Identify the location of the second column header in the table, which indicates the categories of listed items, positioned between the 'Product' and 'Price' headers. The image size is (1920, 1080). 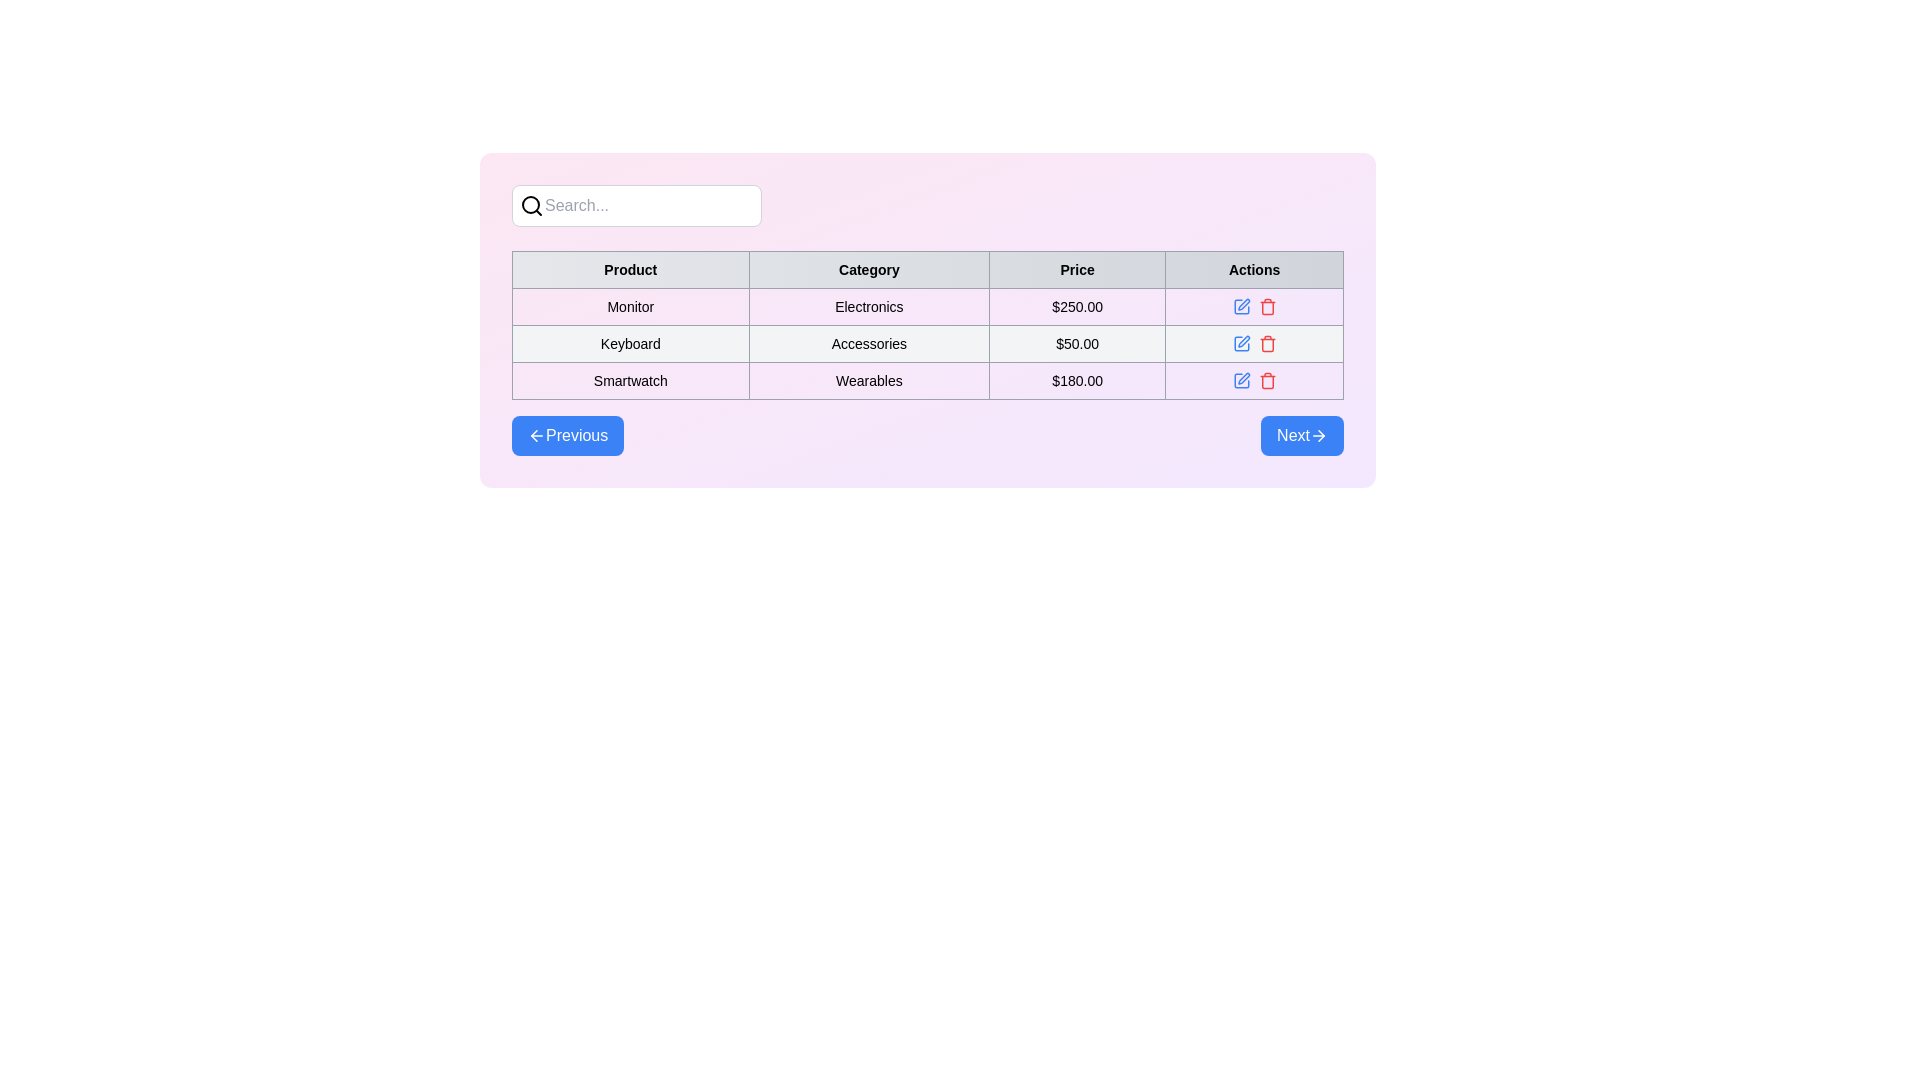
(869, 270).